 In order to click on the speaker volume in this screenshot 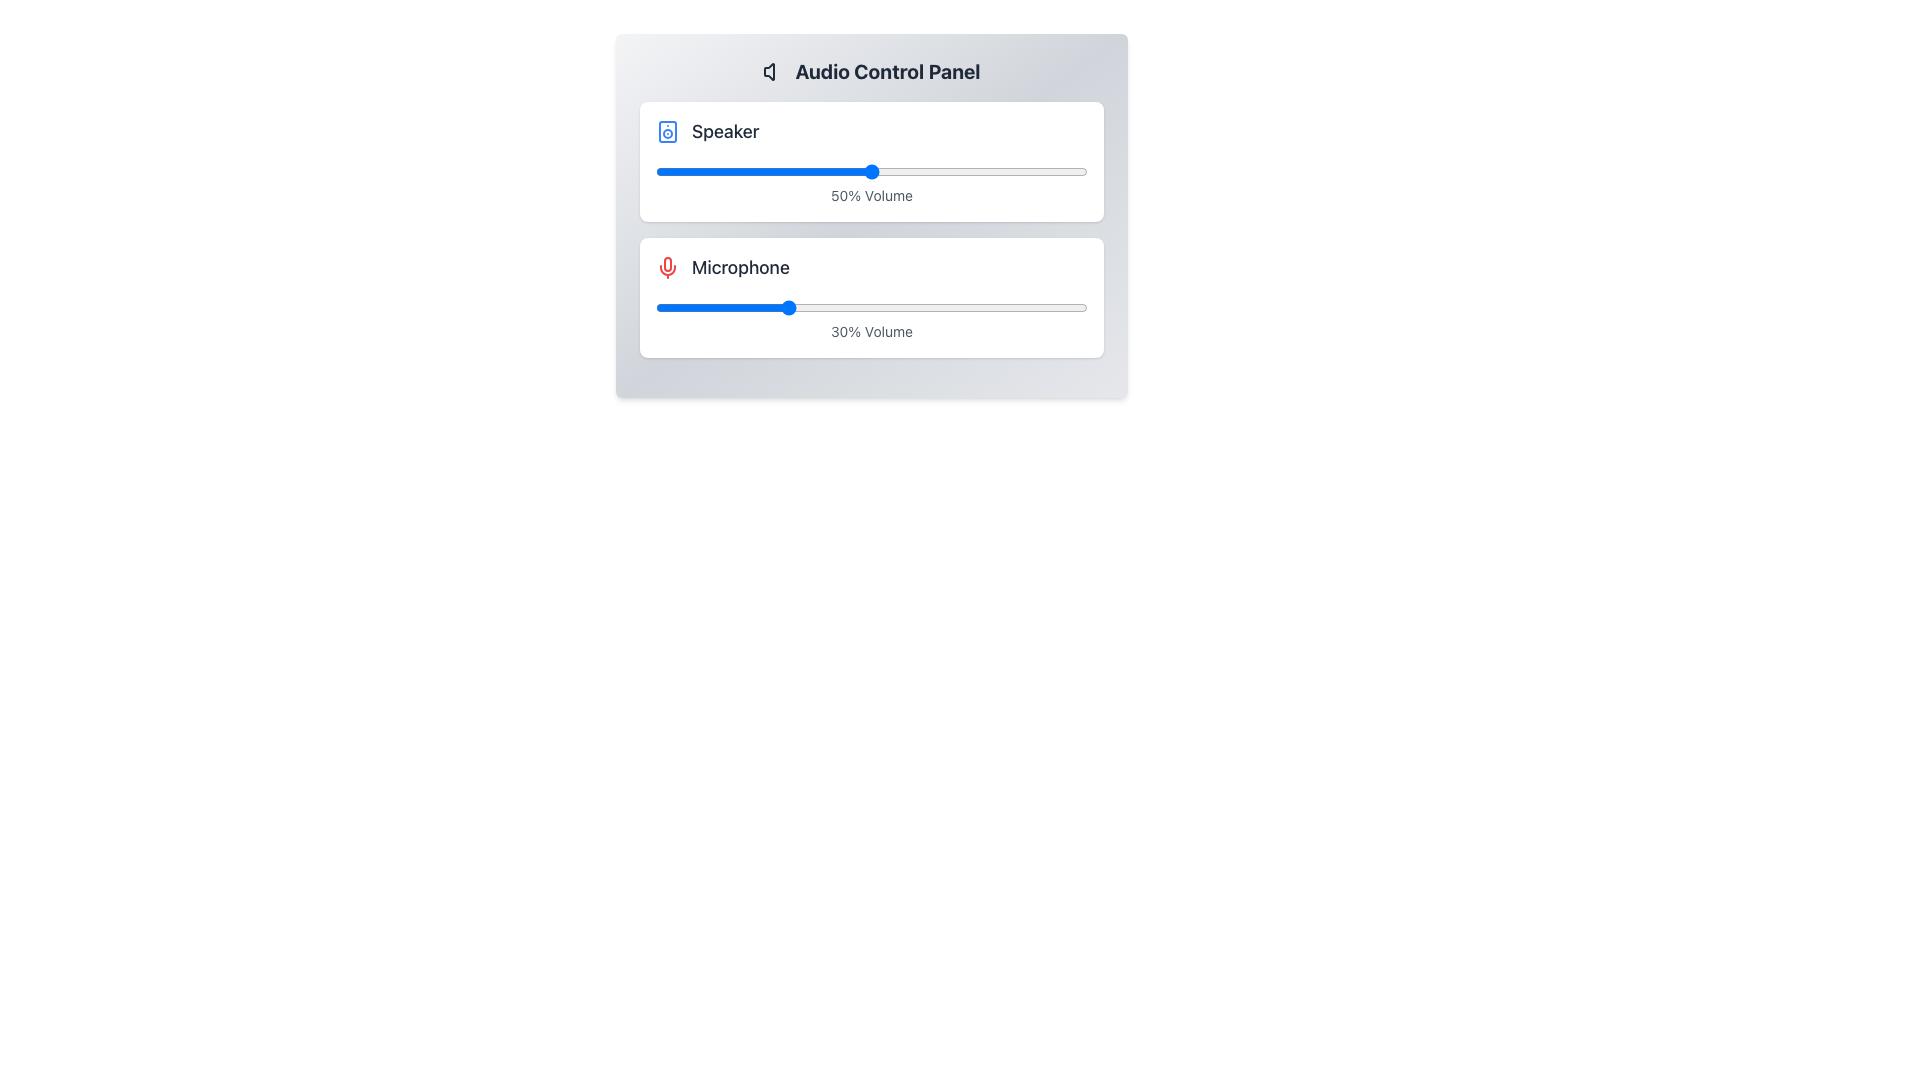, I will do `click(677, 171)`.